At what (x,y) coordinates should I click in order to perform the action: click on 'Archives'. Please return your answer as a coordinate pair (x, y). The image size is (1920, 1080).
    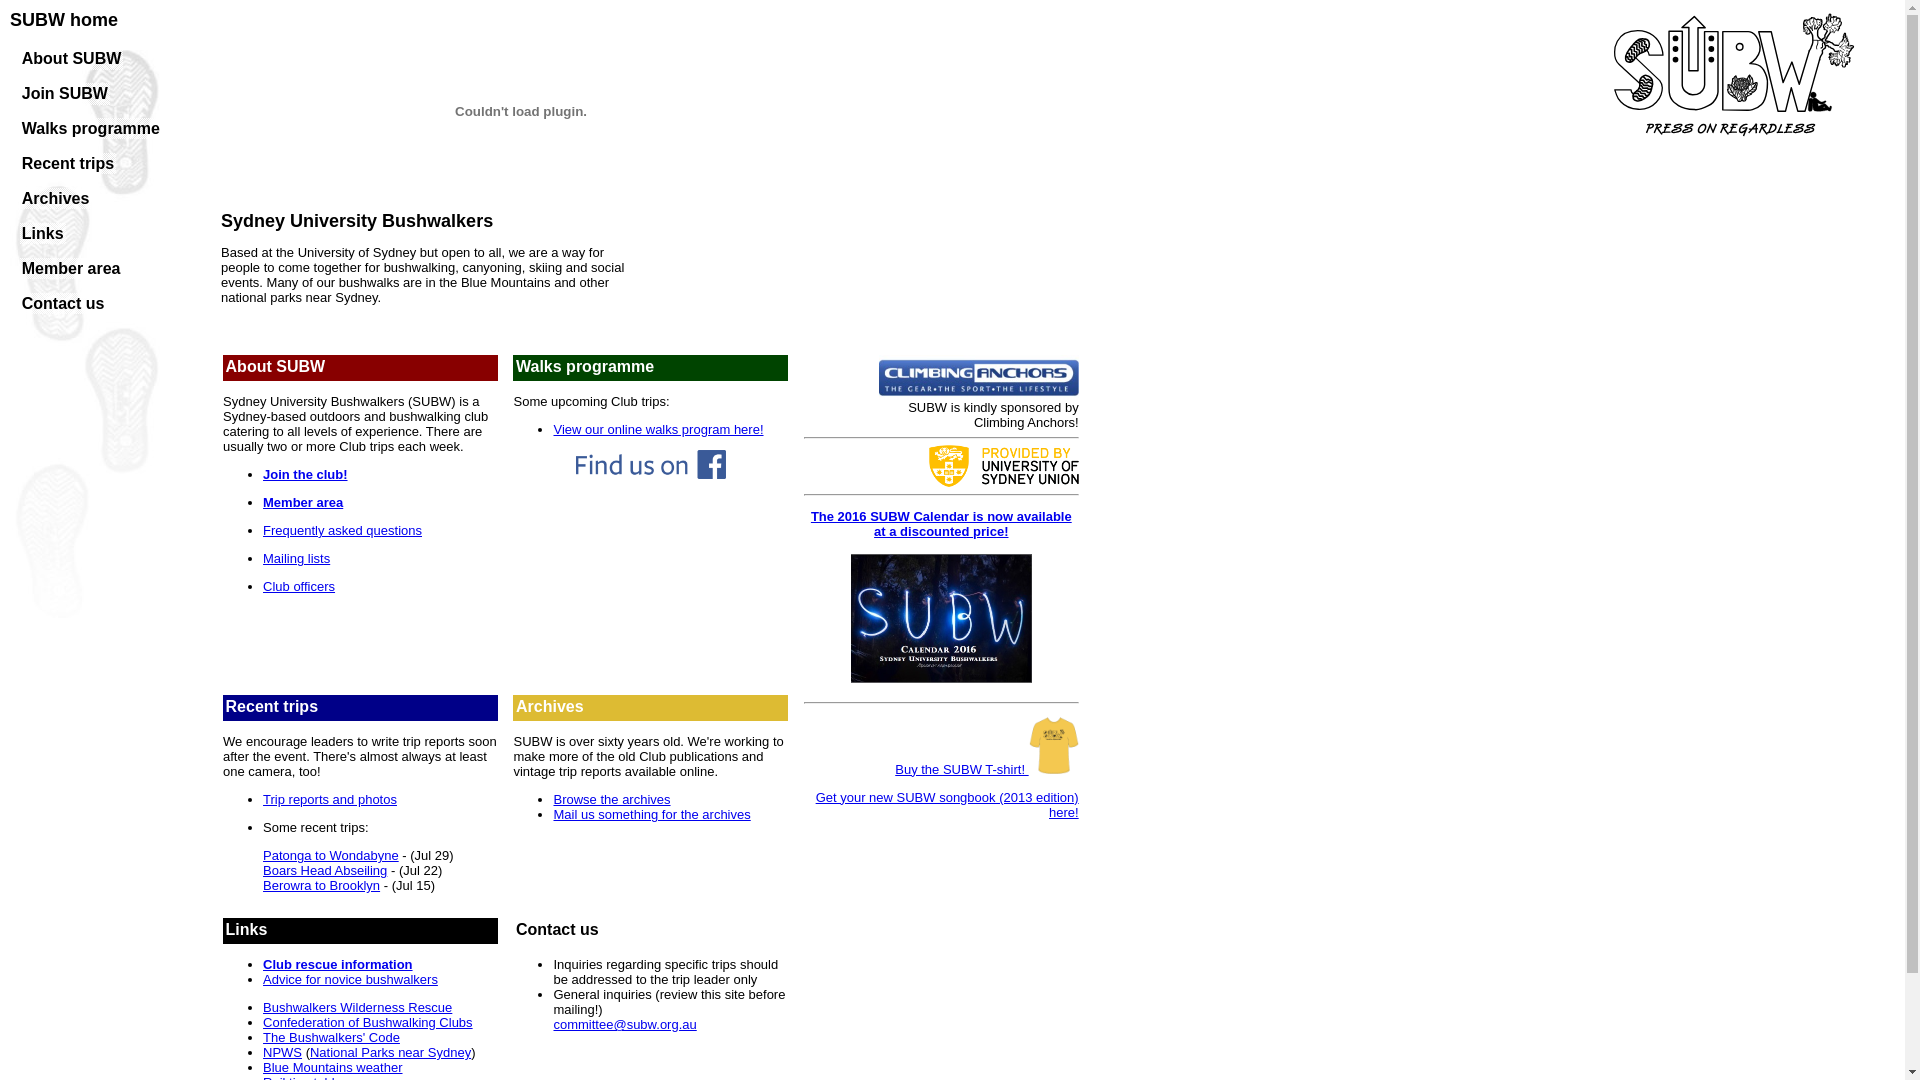
    Looking at the image, I should click on (19, 198).